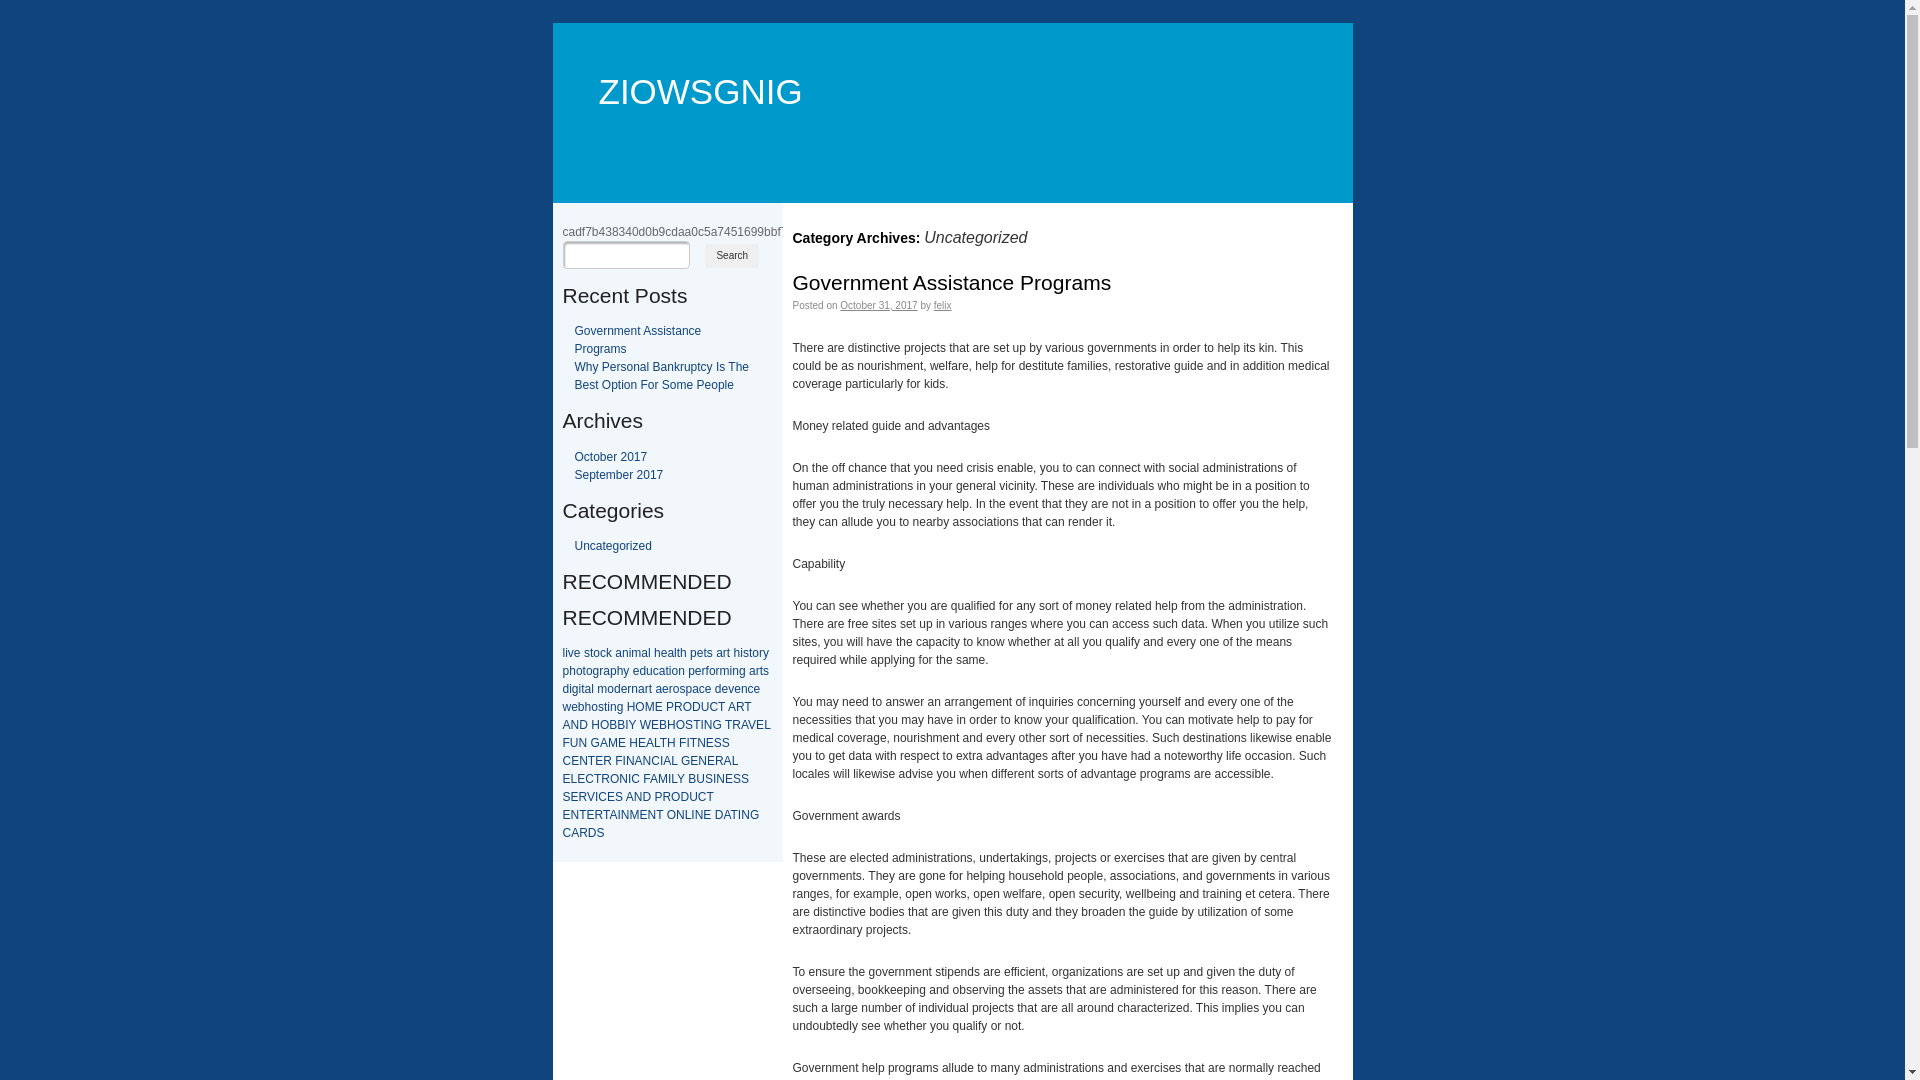 Image resolution: width=1920 pixels, height=1080 pixels. What do you see at coordinates (598, 814) in the screenshot?
I see `'R'` at bounding box center [598, 814].